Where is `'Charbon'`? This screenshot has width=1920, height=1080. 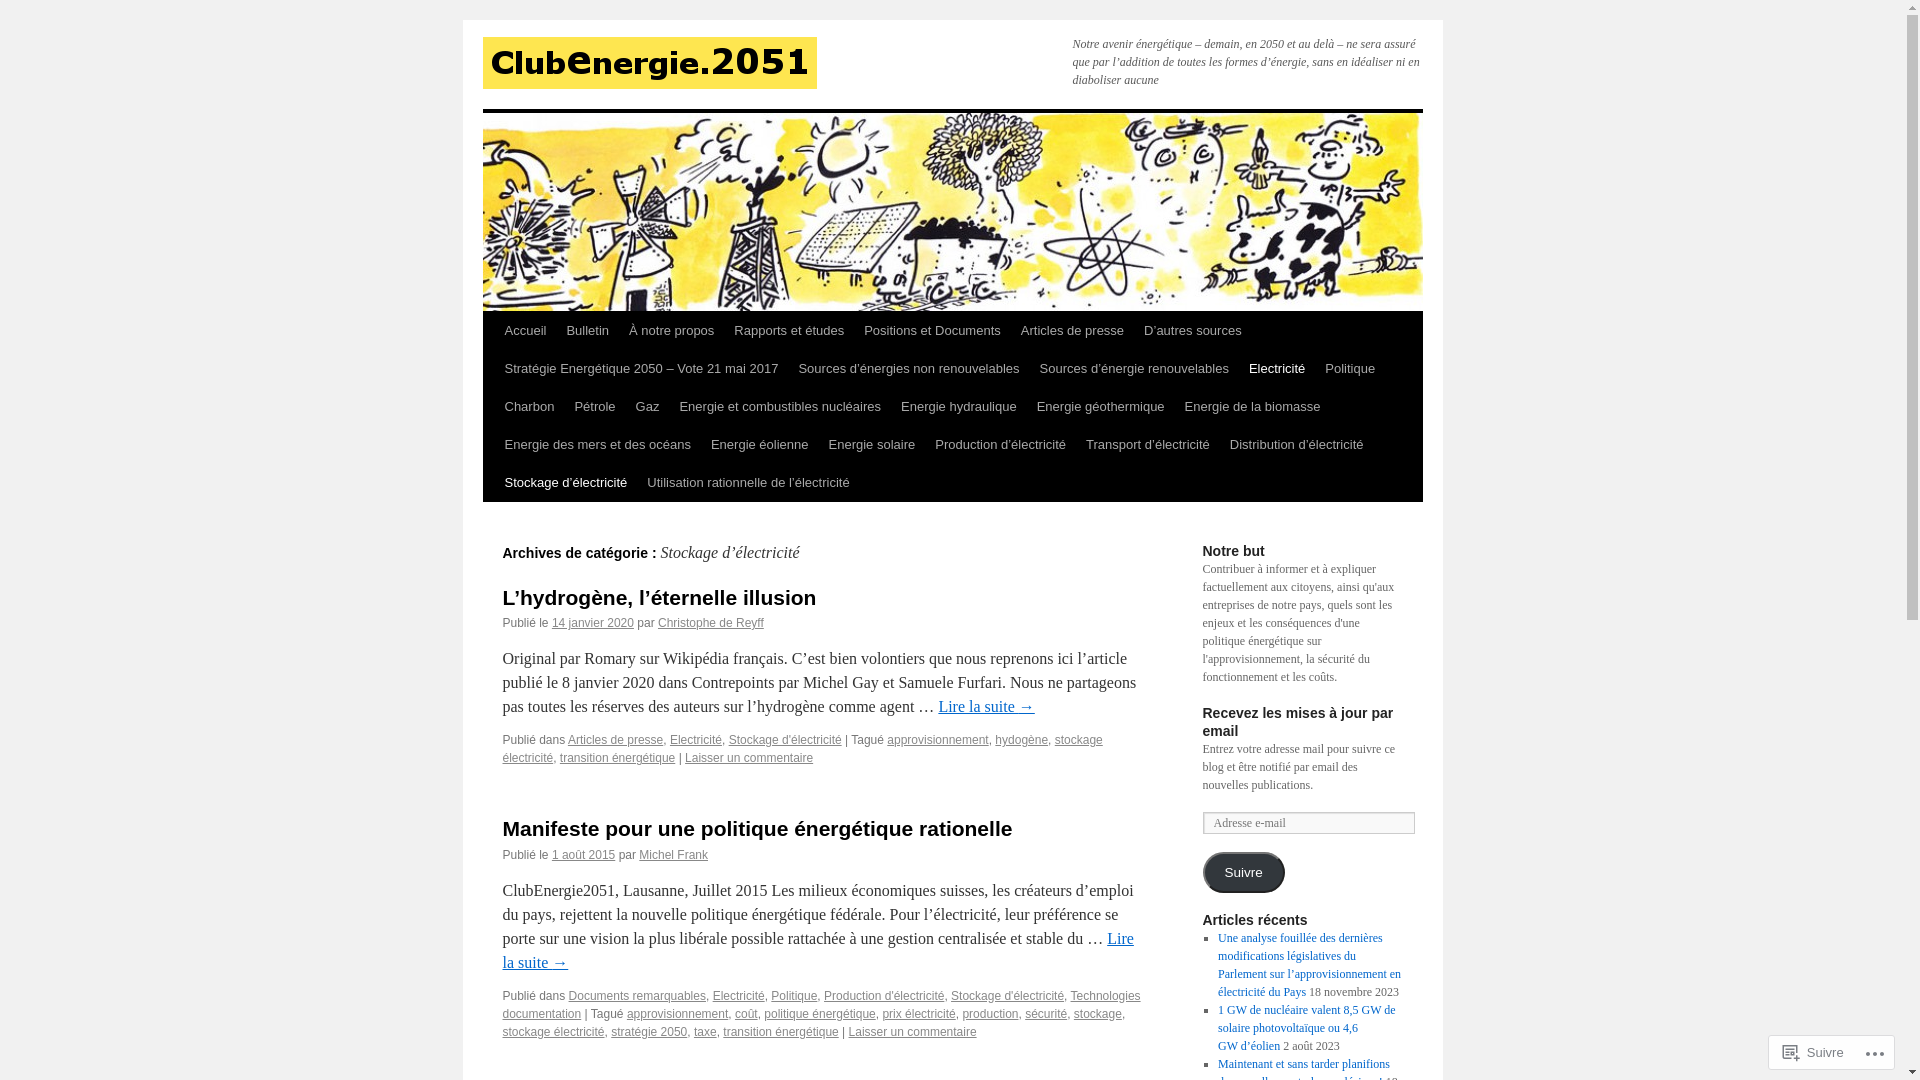
'Charbon' is located at coordinates (528, 406).